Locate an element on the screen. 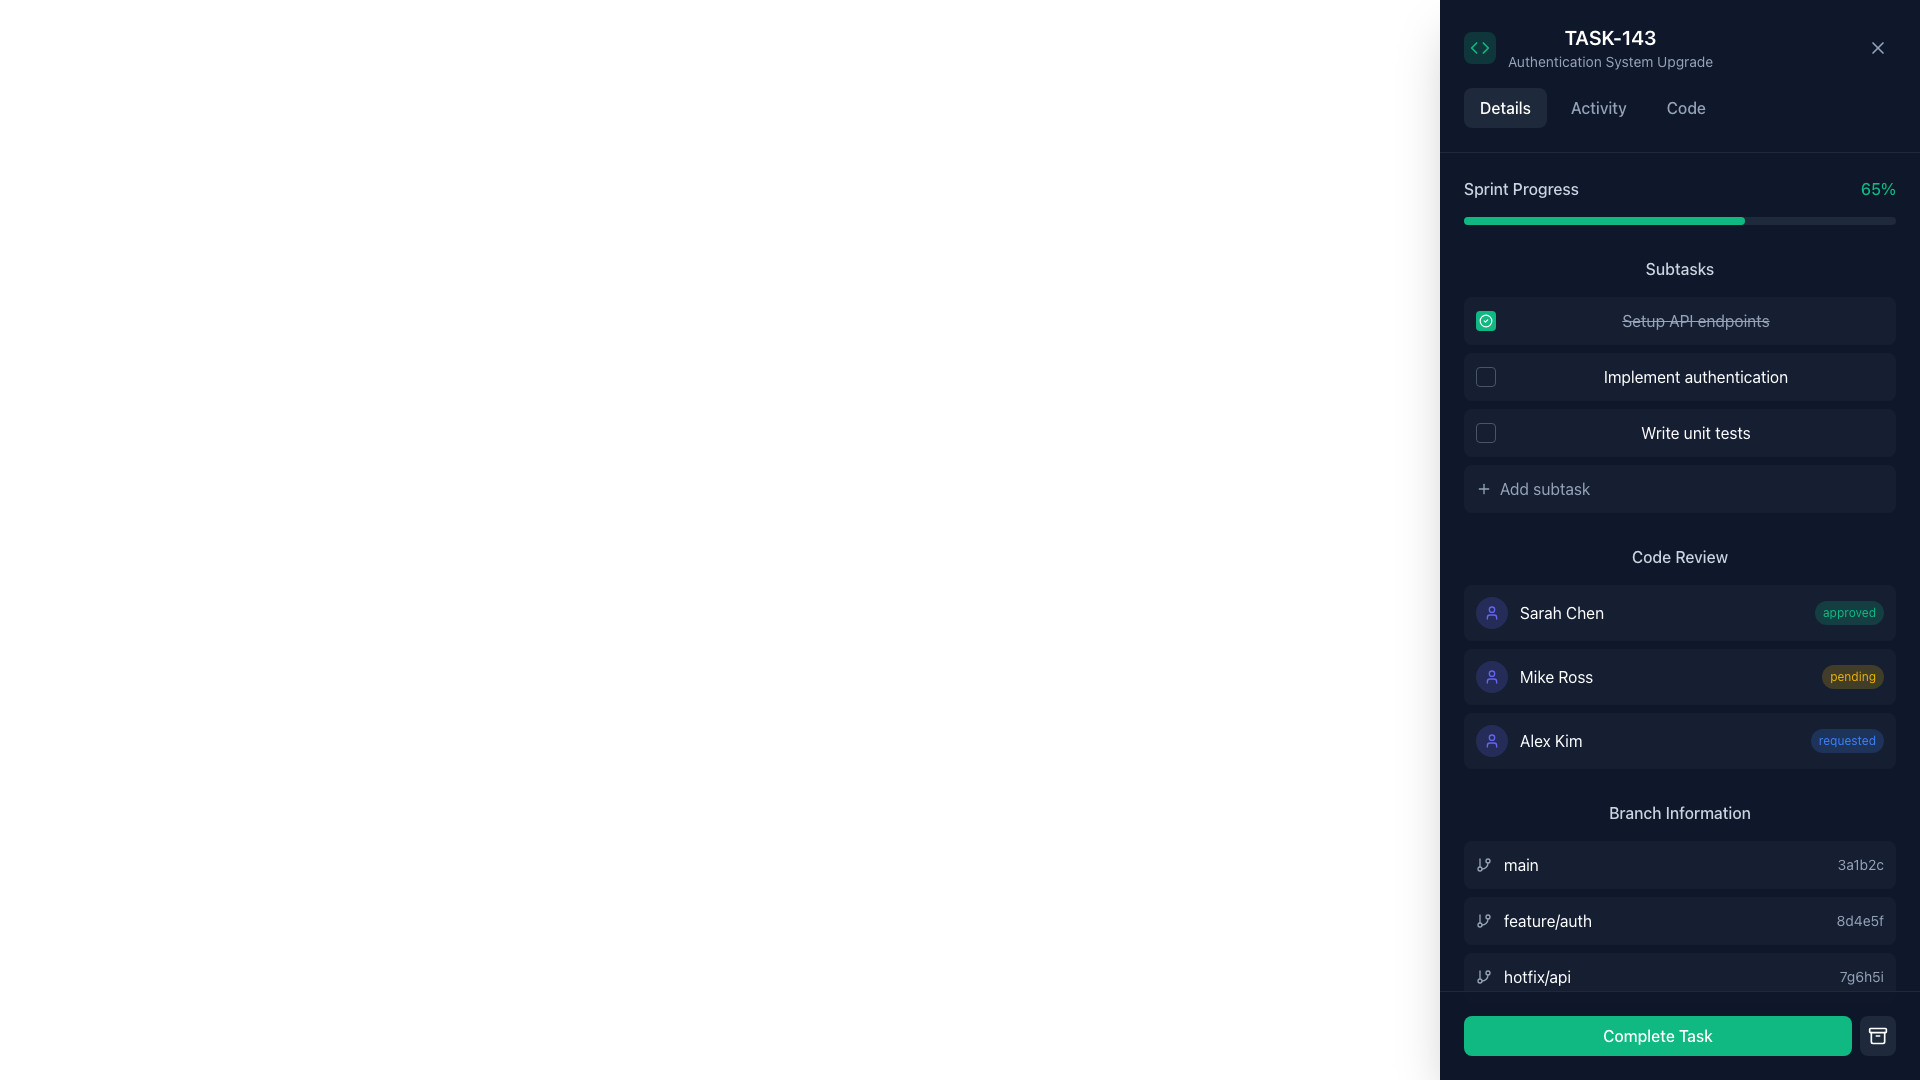  displayed identifier '7g6h5i' from the text label located at the end of the 'hotfix/api' row in the 'Branch Information' section is located at coordinates (1860, 975).